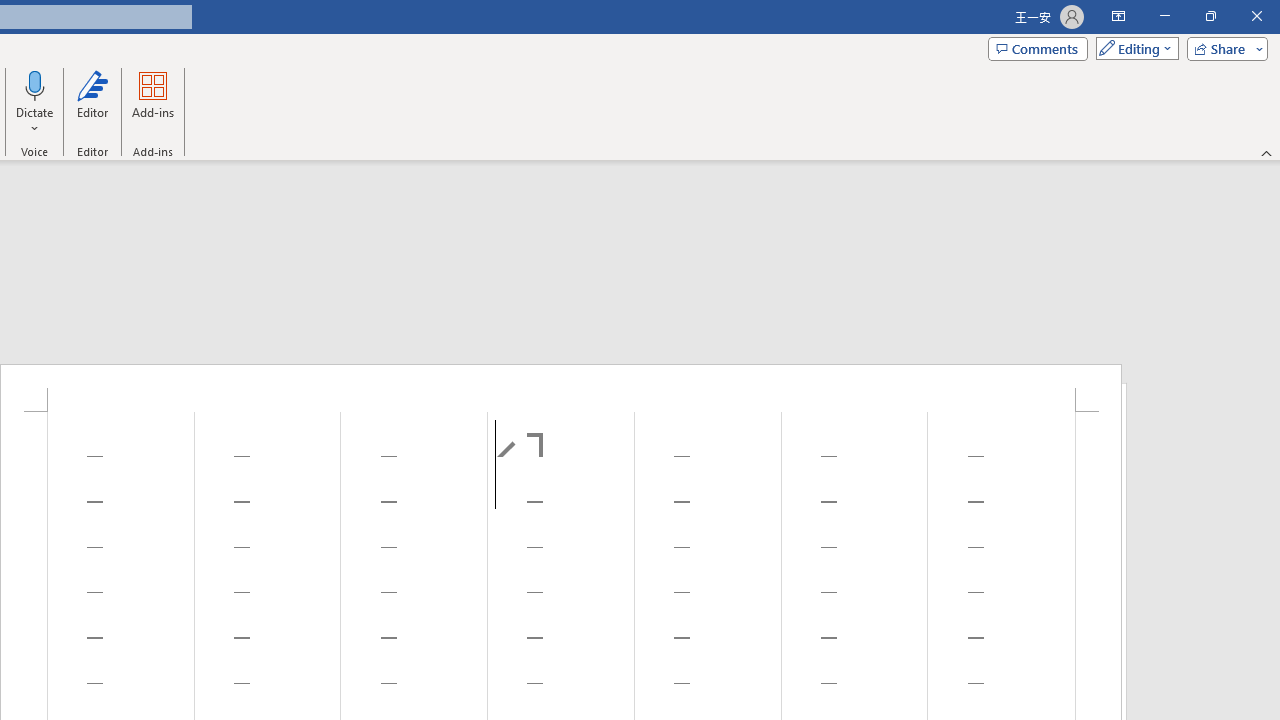 Image resolution: width=1280 pixels, height=720 pixels. I want to click on 'More Options', so click(35, 121).